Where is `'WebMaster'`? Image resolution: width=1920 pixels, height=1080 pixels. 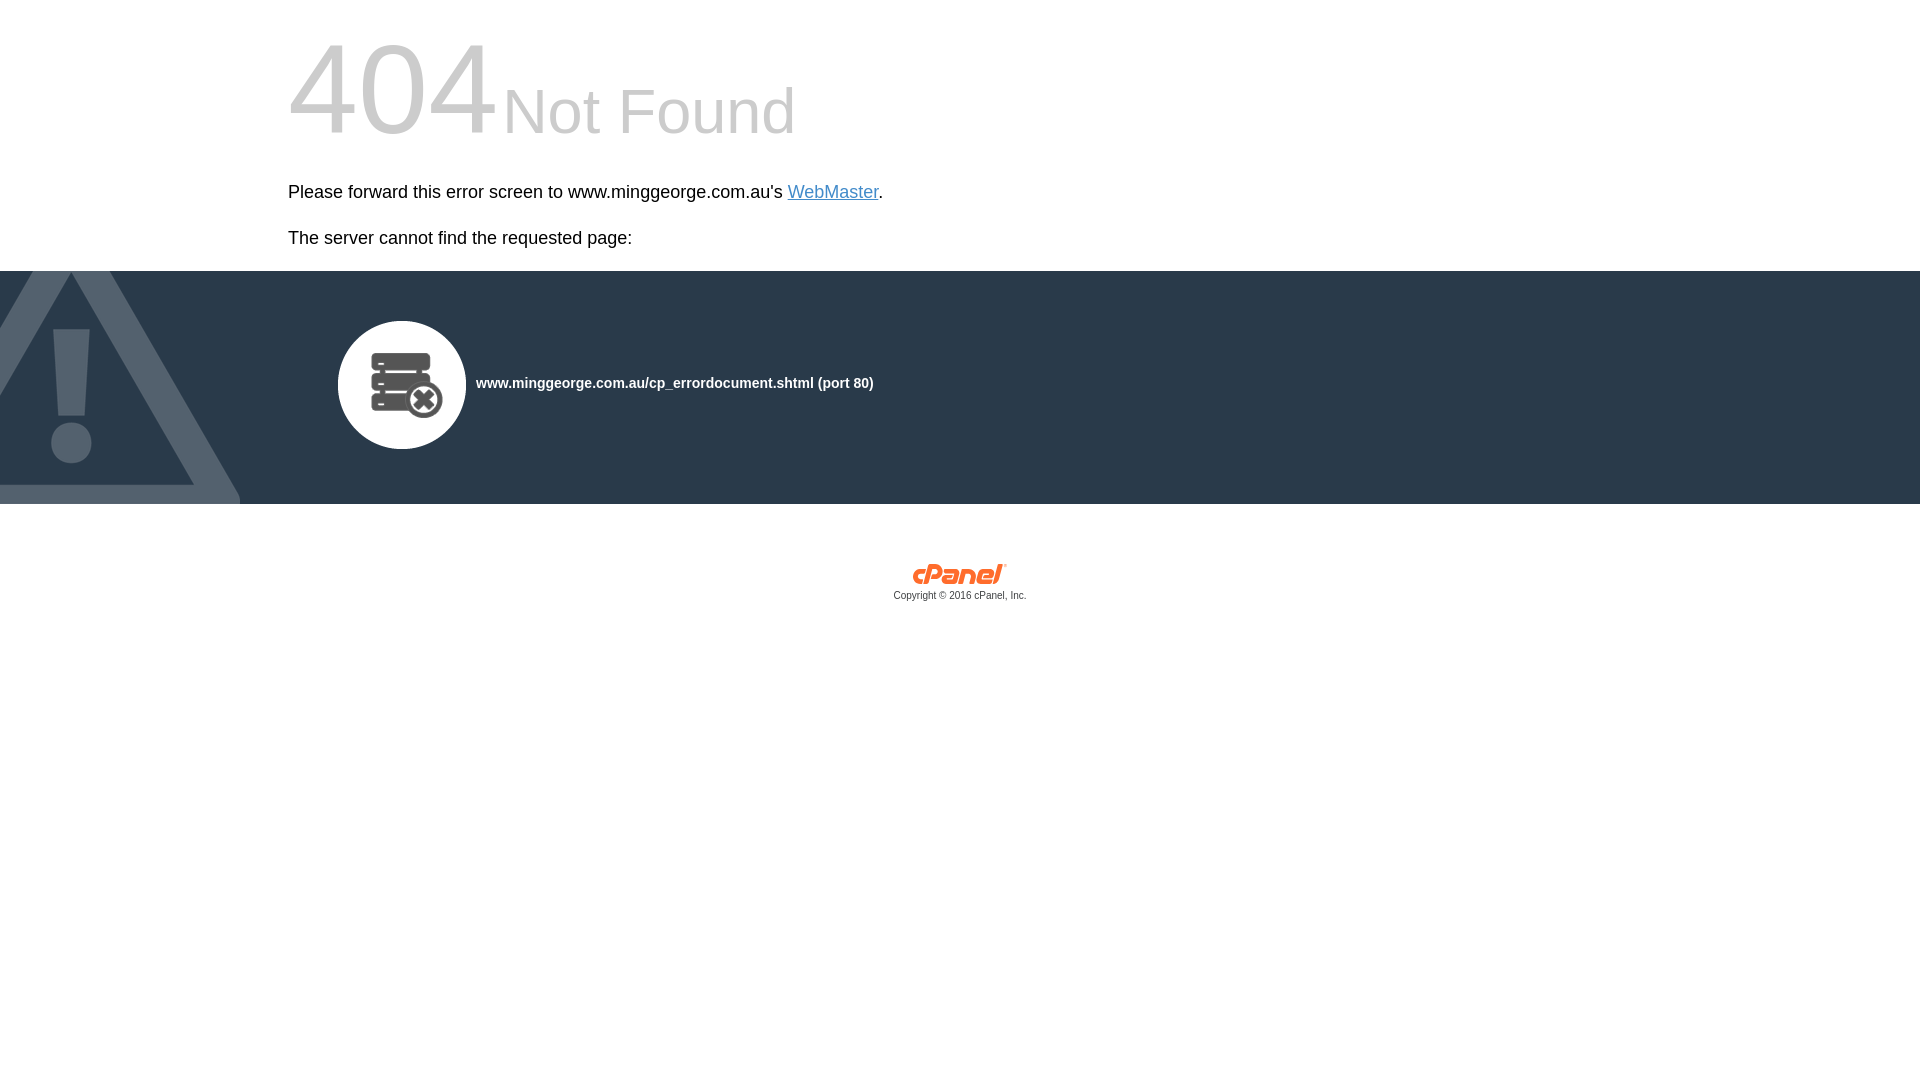 'WebMaster' is located at coordinates (833, 192).